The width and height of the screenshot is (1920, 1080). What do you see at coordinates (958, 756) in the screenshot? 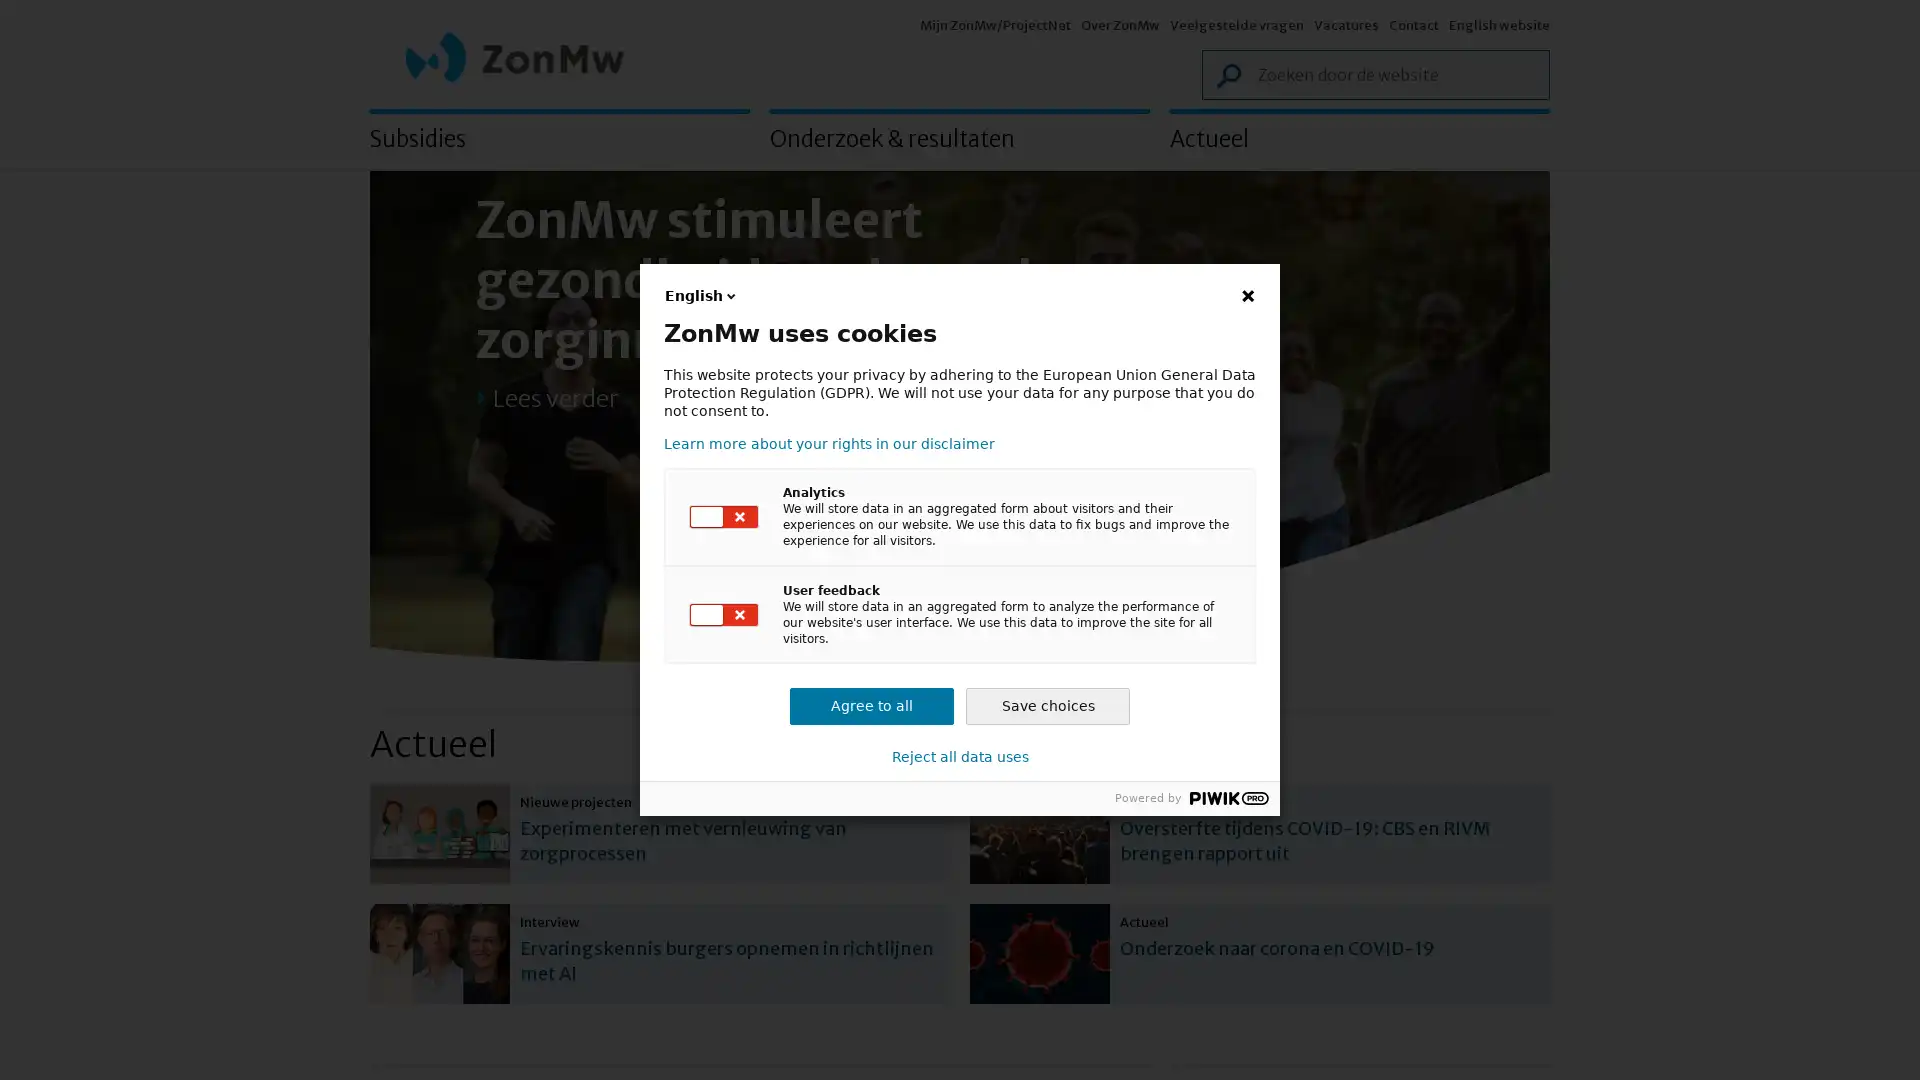
I see `Reject all data uses` at bounding box center [958, 756].